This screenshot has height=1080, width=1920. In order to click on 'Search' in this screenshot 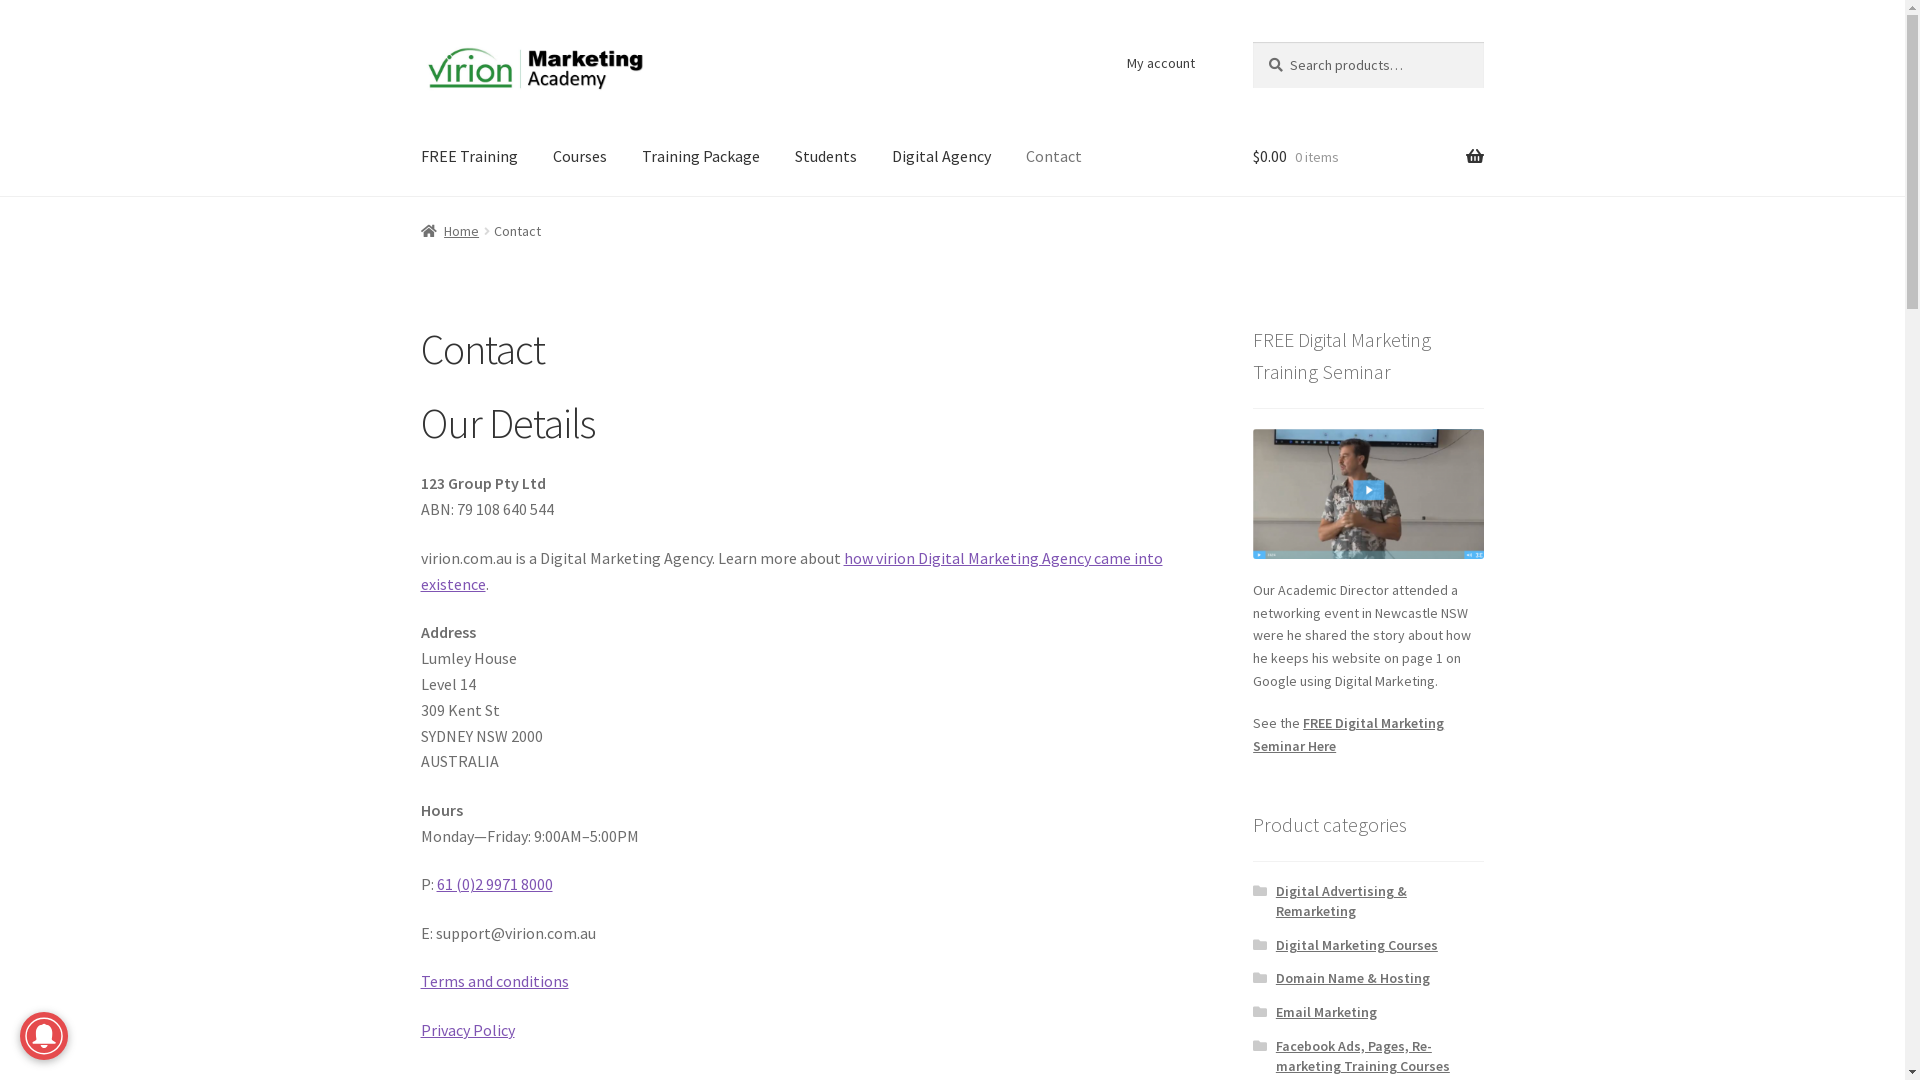, I will do `click(1251, 41)`.